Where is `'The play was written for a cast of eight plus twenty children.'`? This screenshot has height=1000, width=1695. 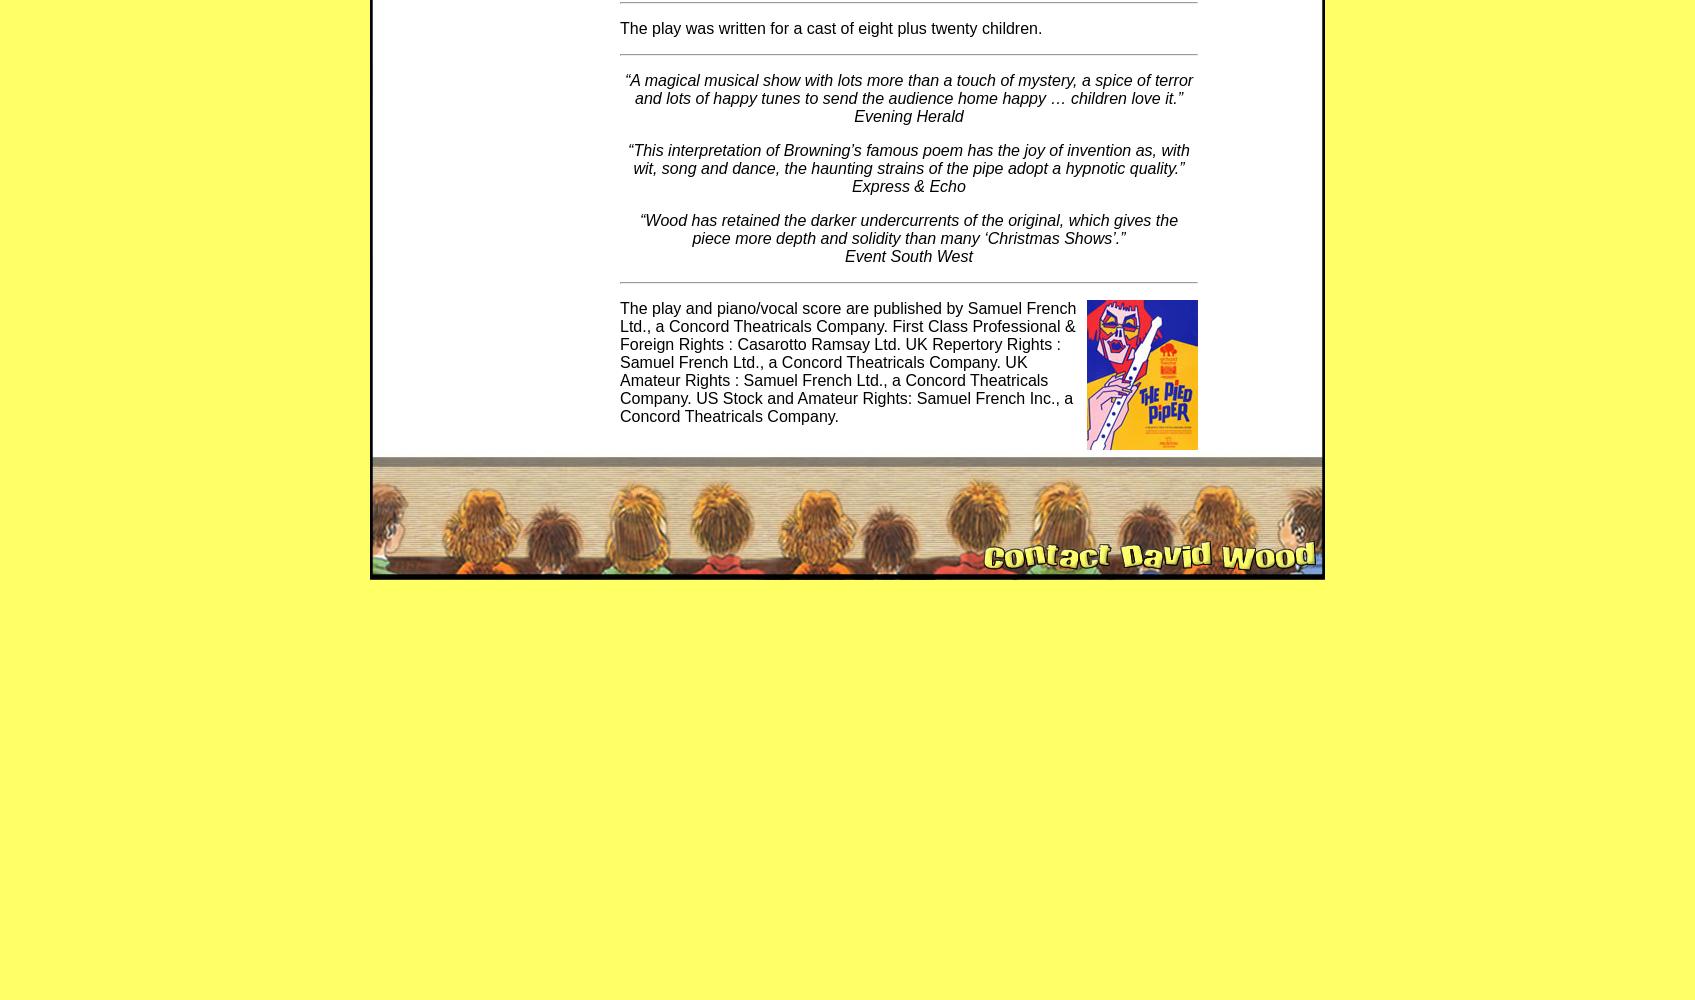 'The play was written for a cast of eight plus twenty children.' is located at coordinates (831, 28).